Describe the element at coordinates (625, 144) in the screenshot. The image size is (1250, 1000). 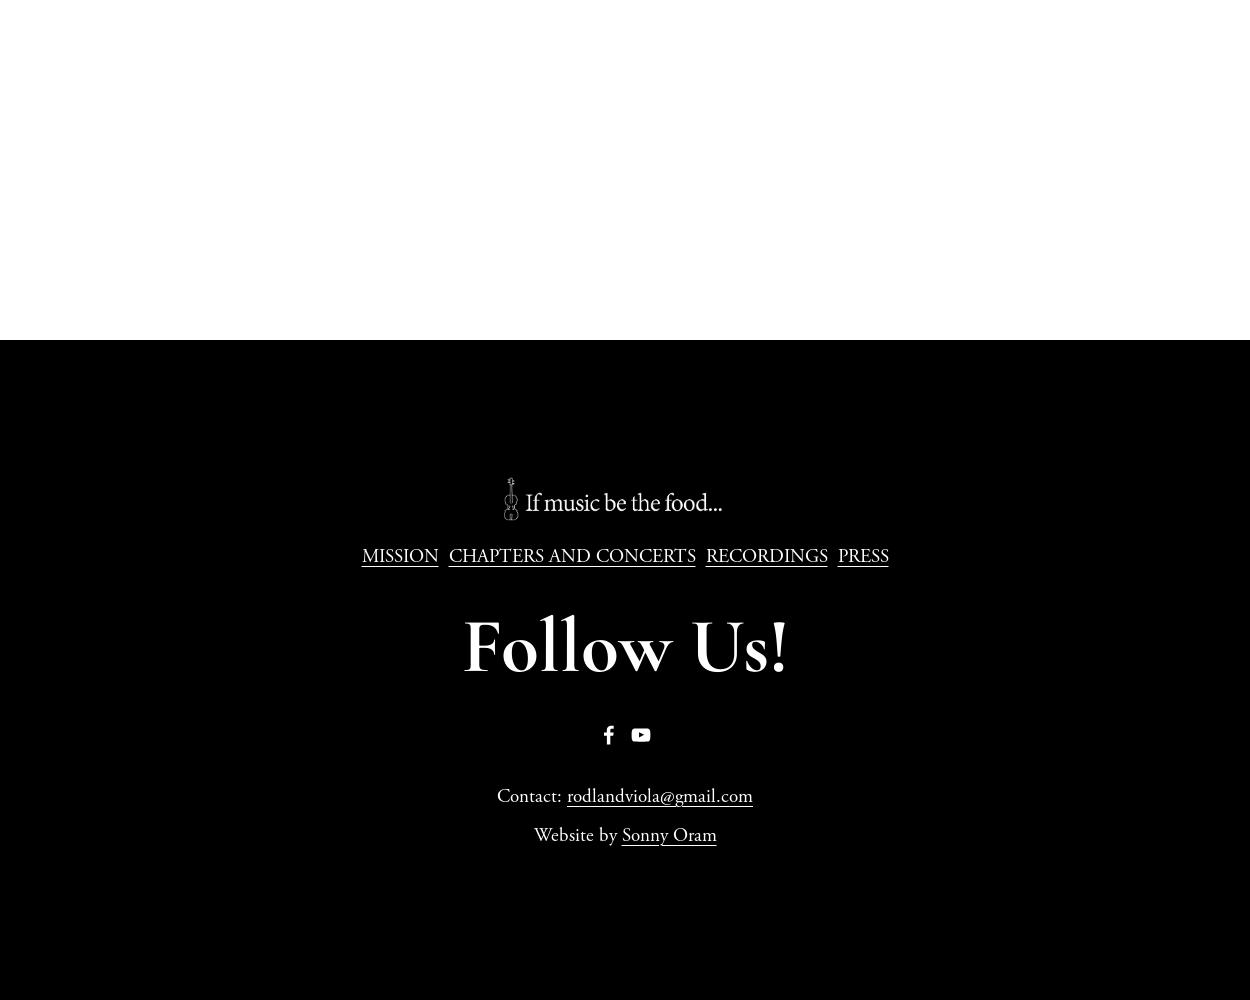
I see `'Recordings'` at that location.